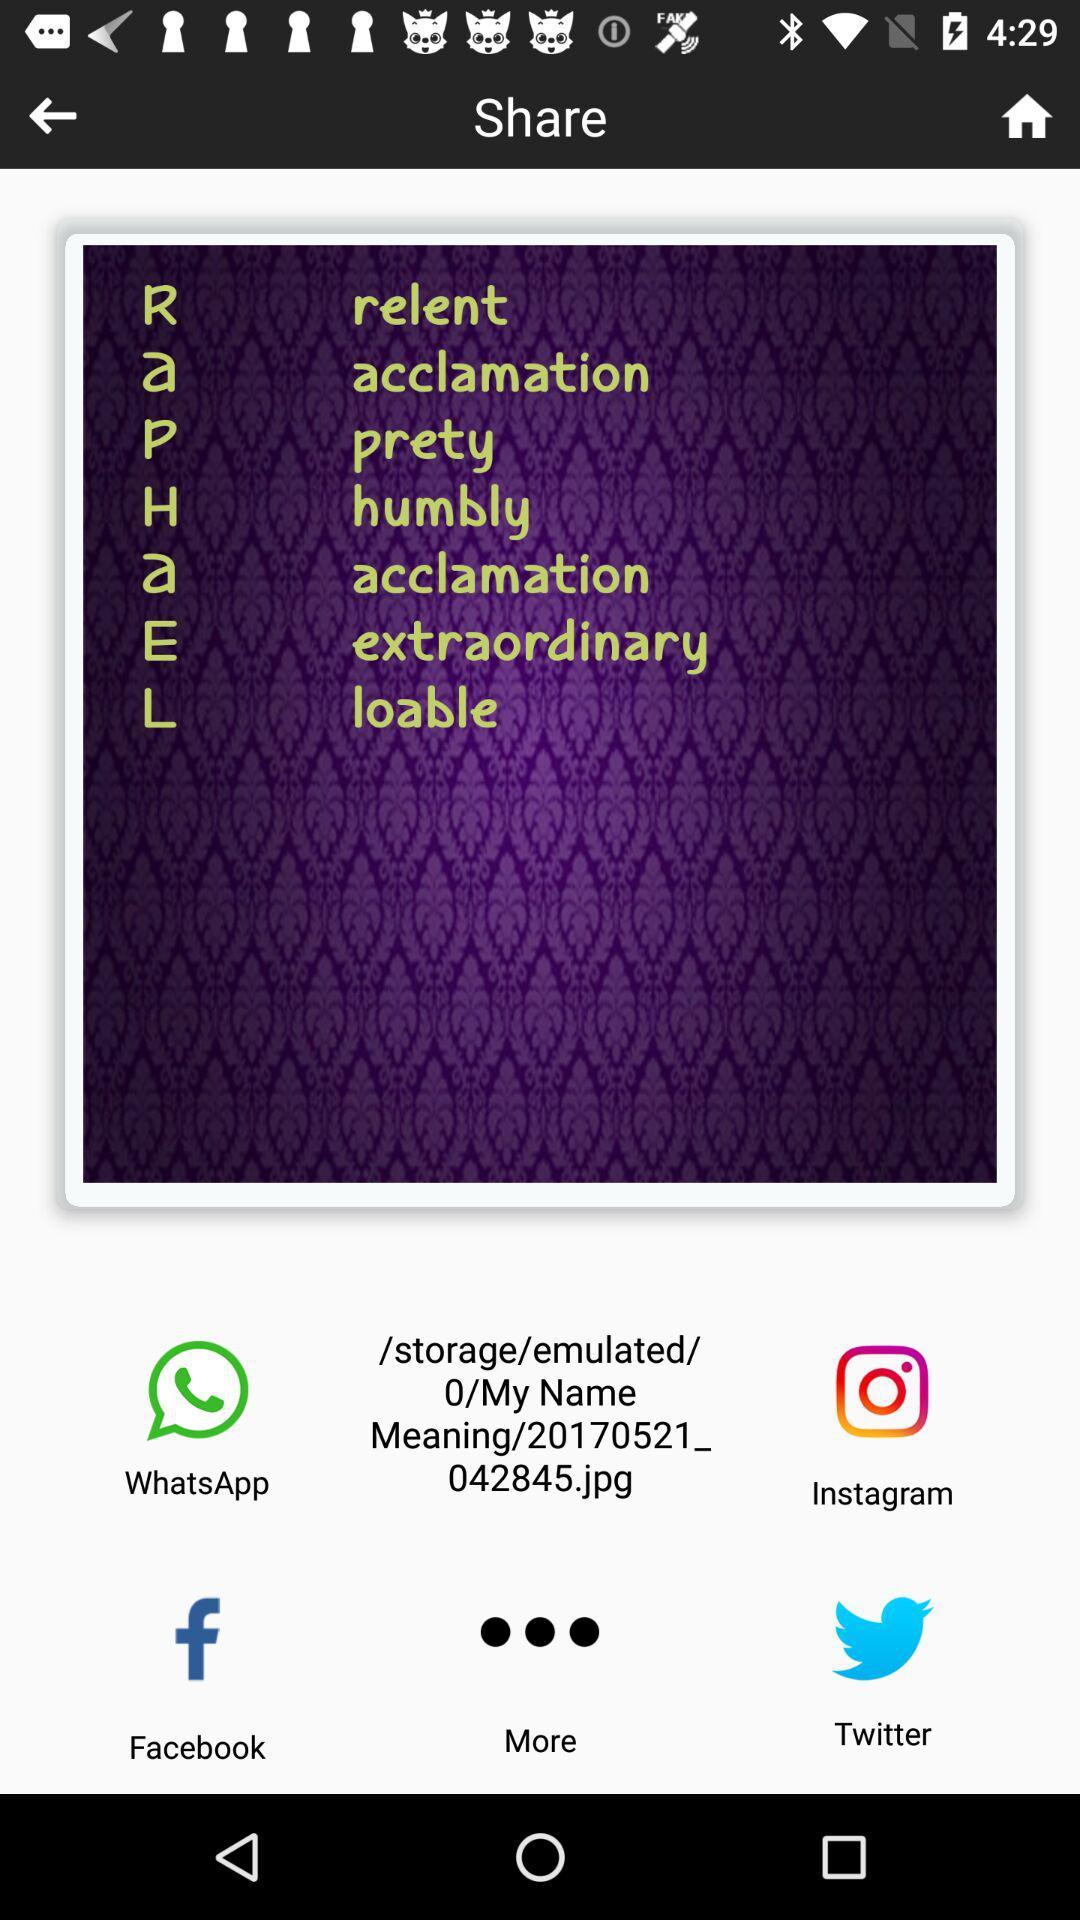  Describe the element at coordinates (881, 1390) in the screenshot. I see `the icon next to the storage emulated 0 icon` at that location.